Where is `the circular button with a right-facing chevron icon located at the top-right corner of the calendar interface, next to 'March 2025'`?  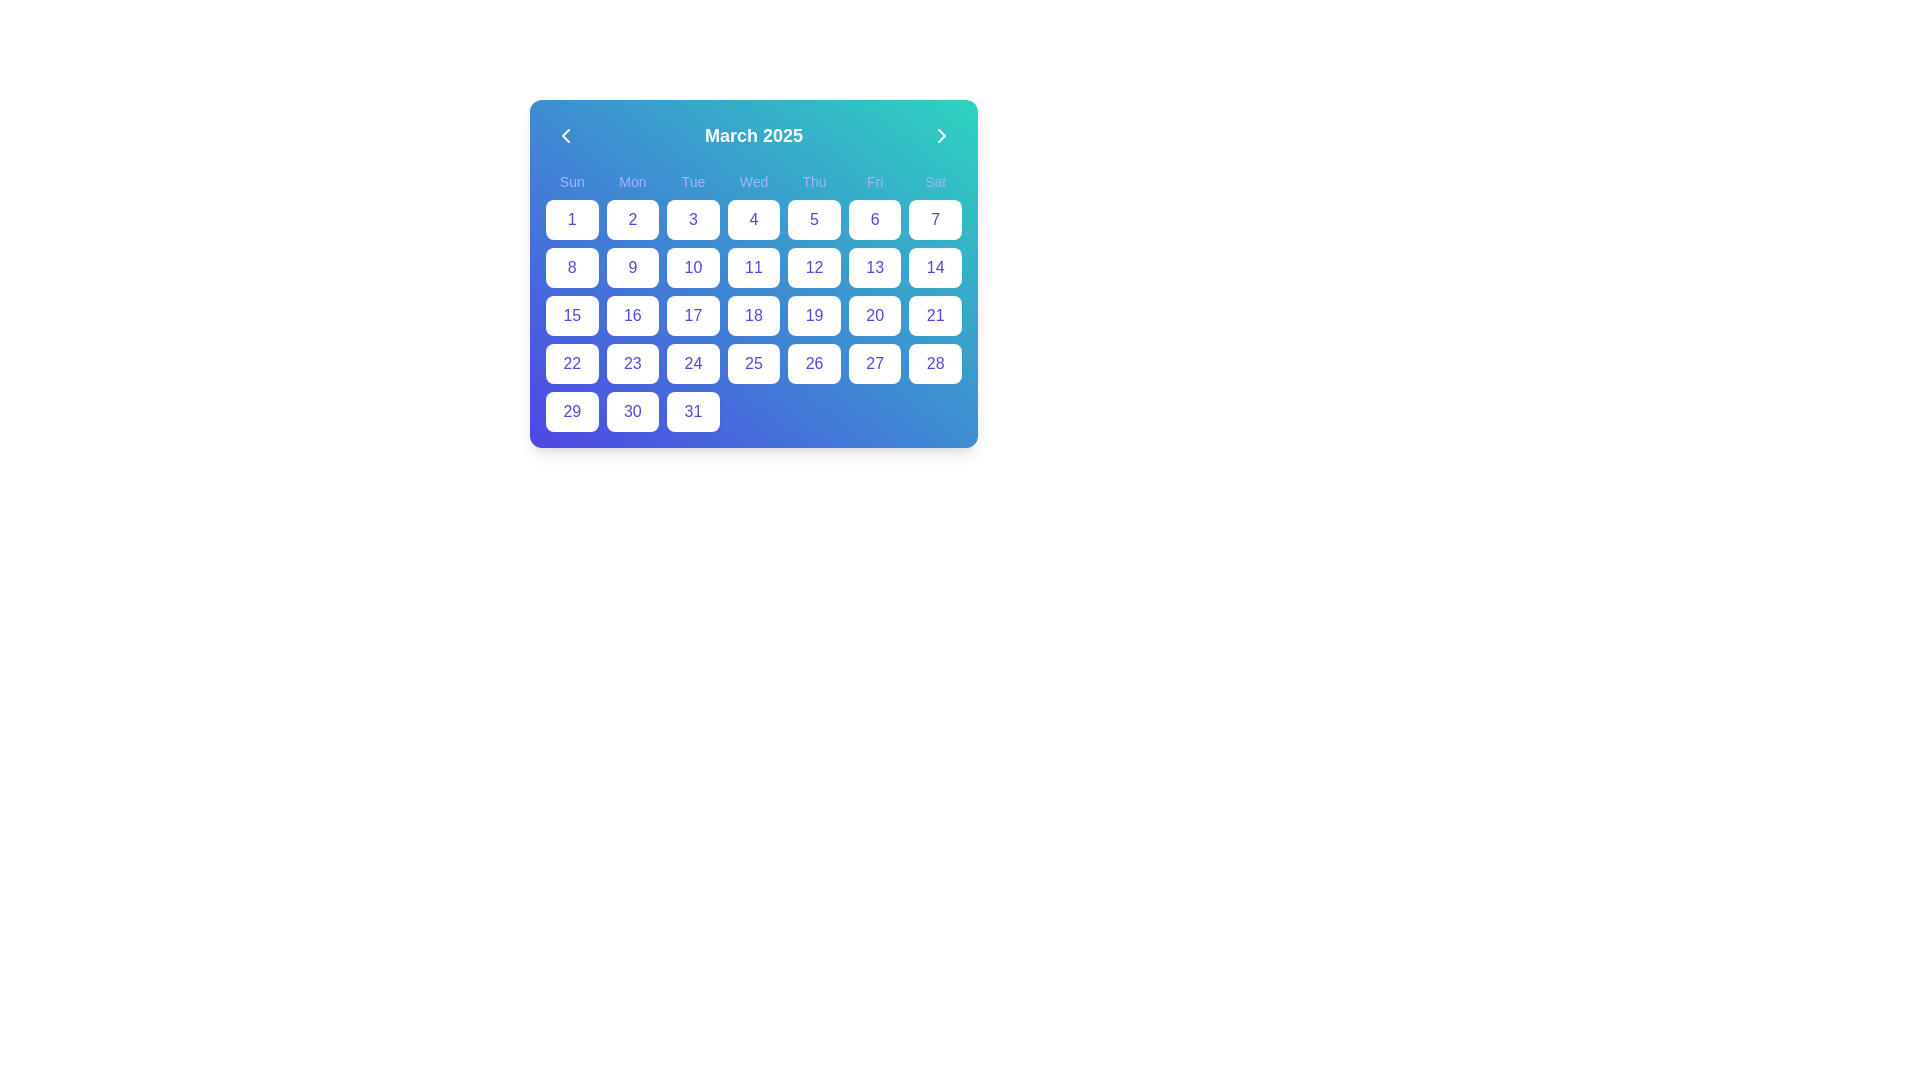
the circular button with a right-facing chevron icon located at the top-right corner of the calendar interface, next to 'March 2025' is located at coordinates (940, 135).